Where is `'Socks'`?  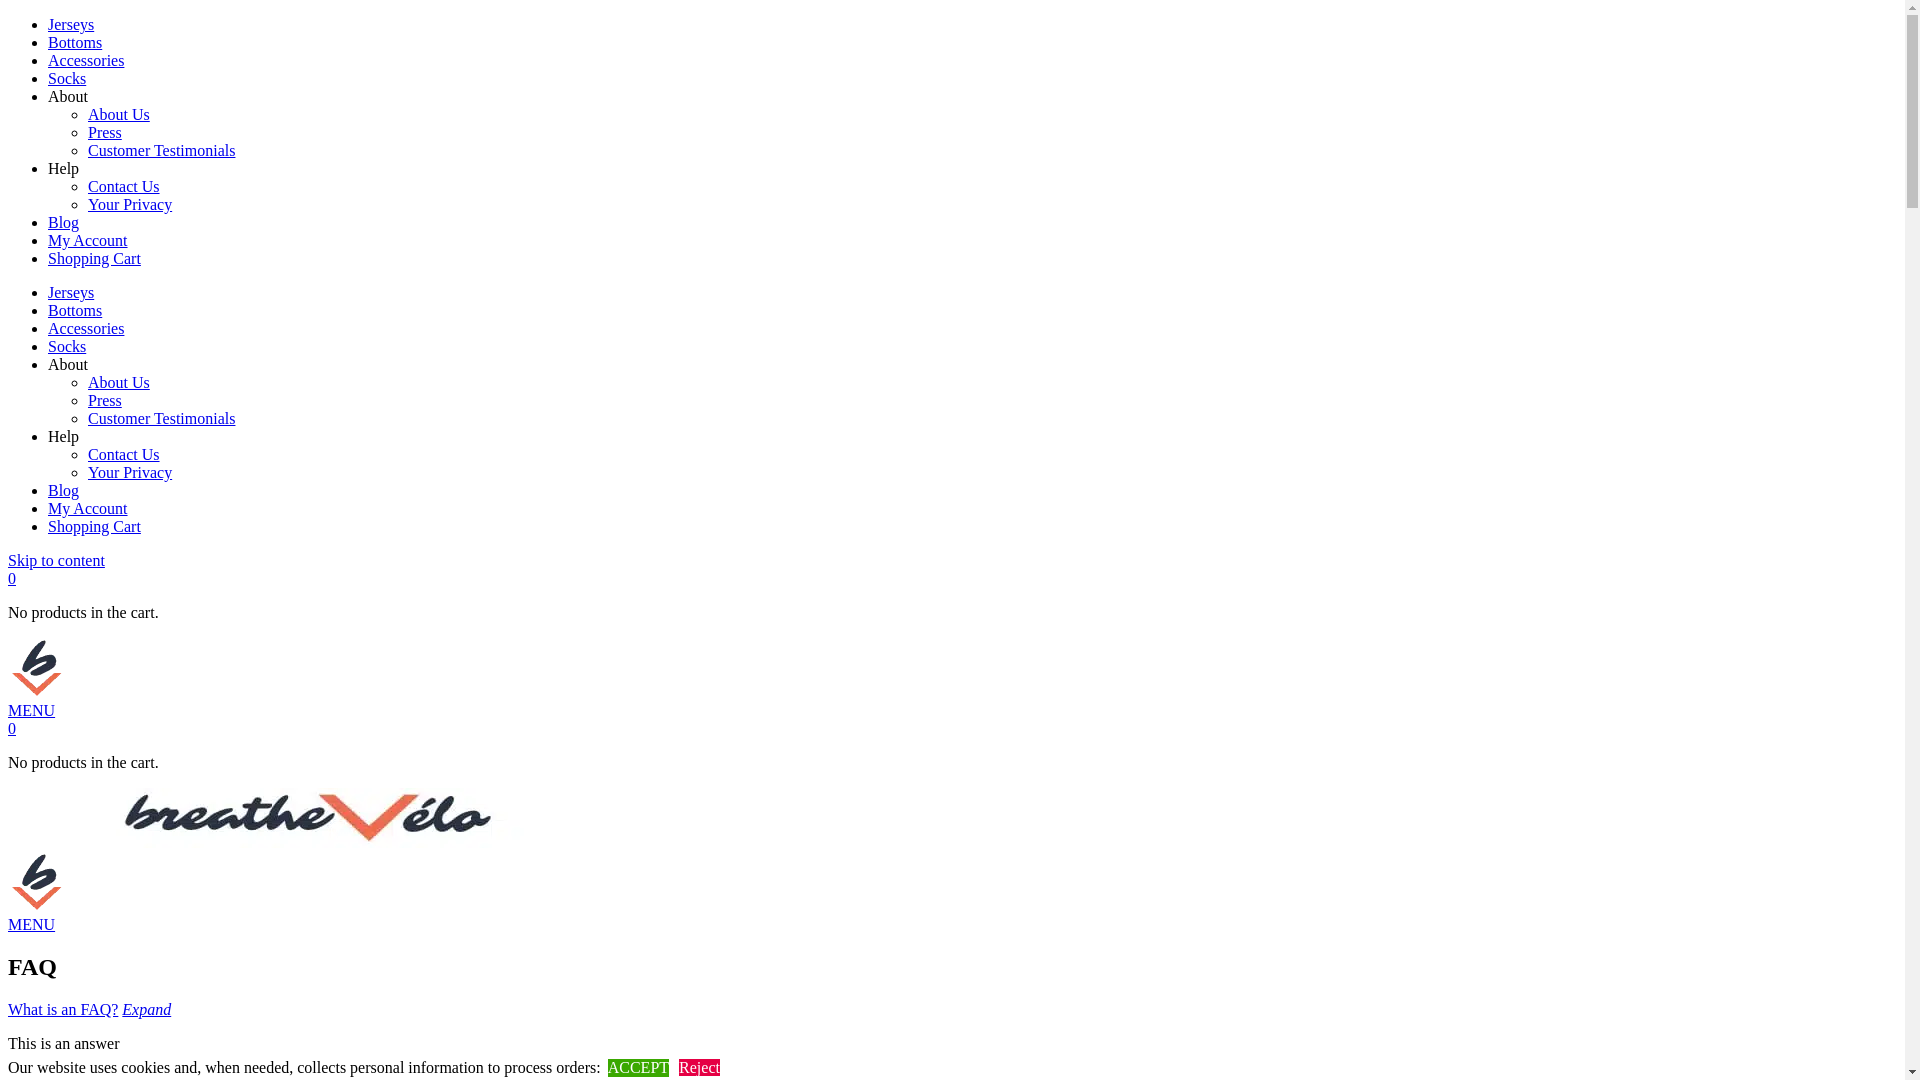
'Socks' is located at coordinates (67, 345).